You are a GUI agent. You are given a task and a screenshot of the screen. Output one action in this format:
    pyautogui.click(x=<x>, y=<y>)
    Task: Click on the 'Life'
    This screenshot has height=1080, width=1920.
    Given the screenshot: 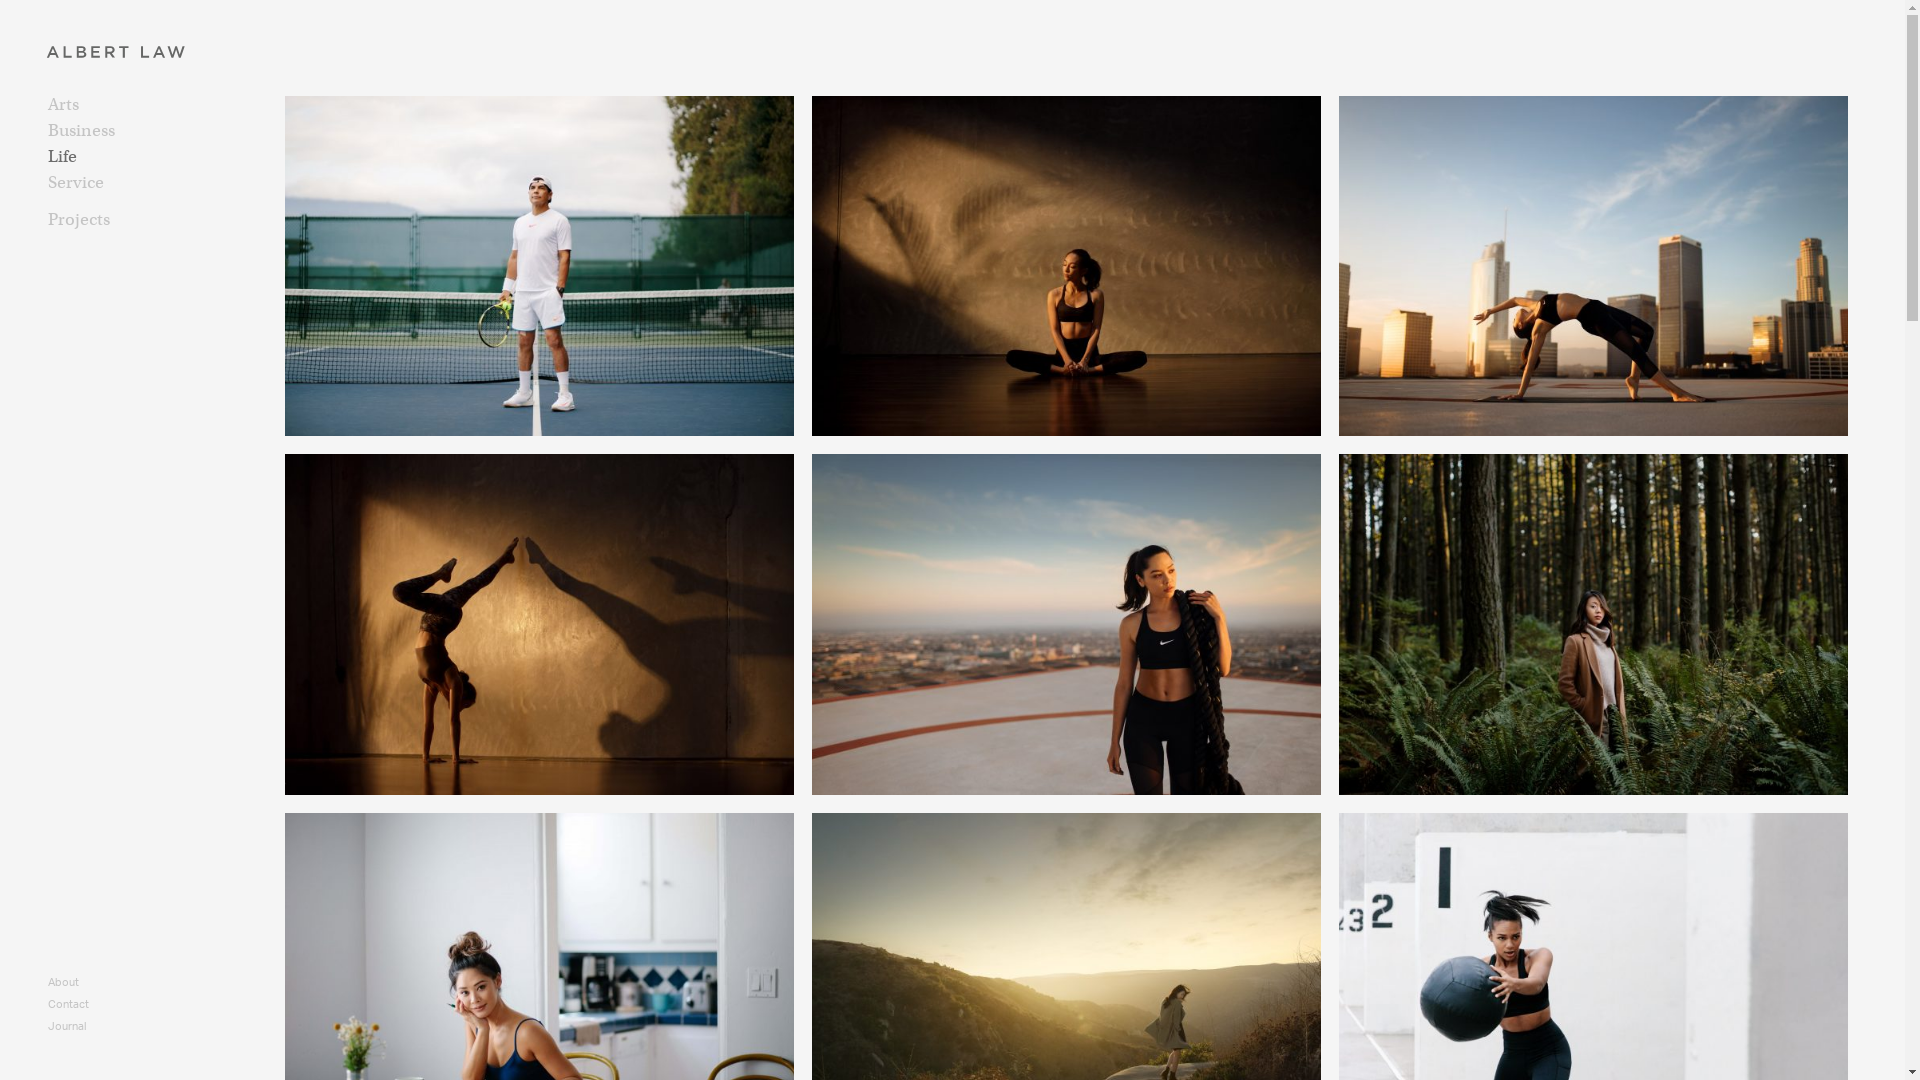 What is the action you would take?
    pyautogui.click(x=168, y=156)
    